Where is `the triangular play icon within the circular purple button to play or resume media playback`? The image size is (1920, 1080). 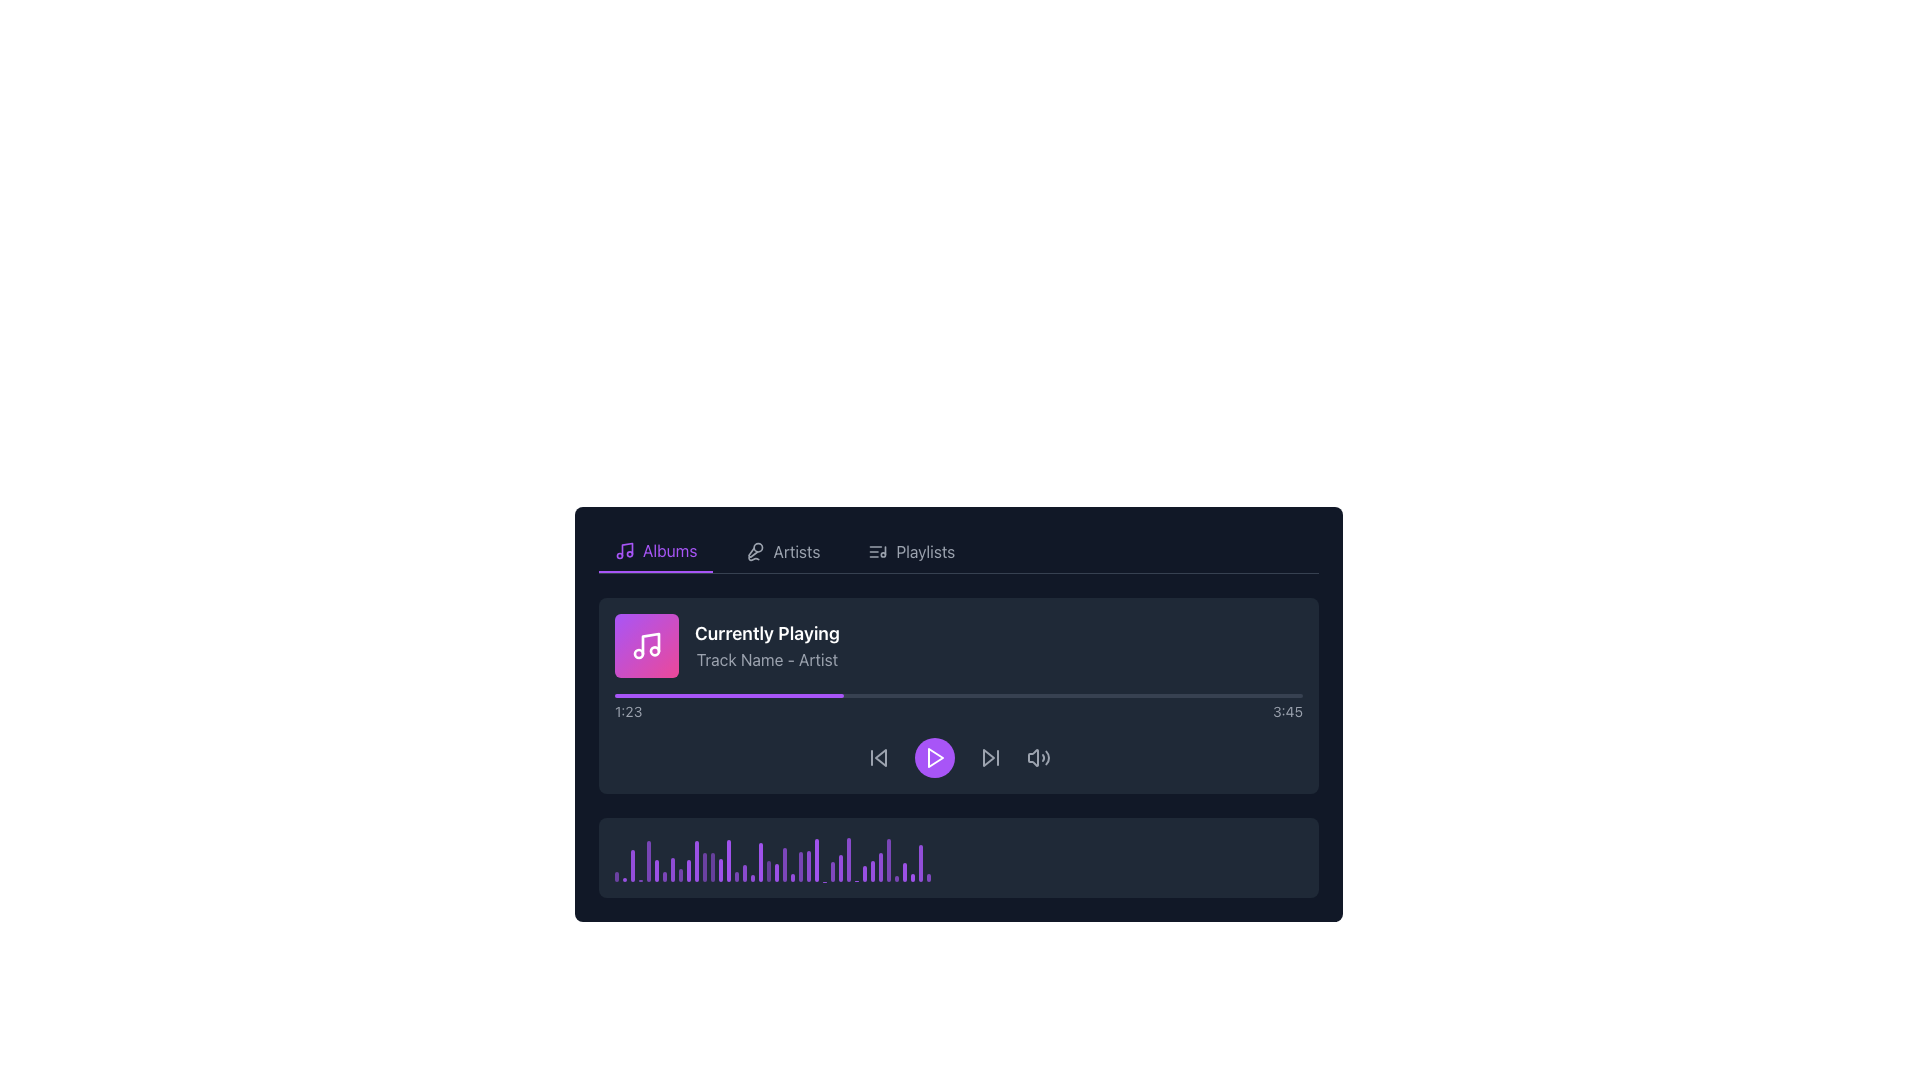
the triangular play icon within the circular purple button to play or resume media playback is located at coordinates (934, 758).